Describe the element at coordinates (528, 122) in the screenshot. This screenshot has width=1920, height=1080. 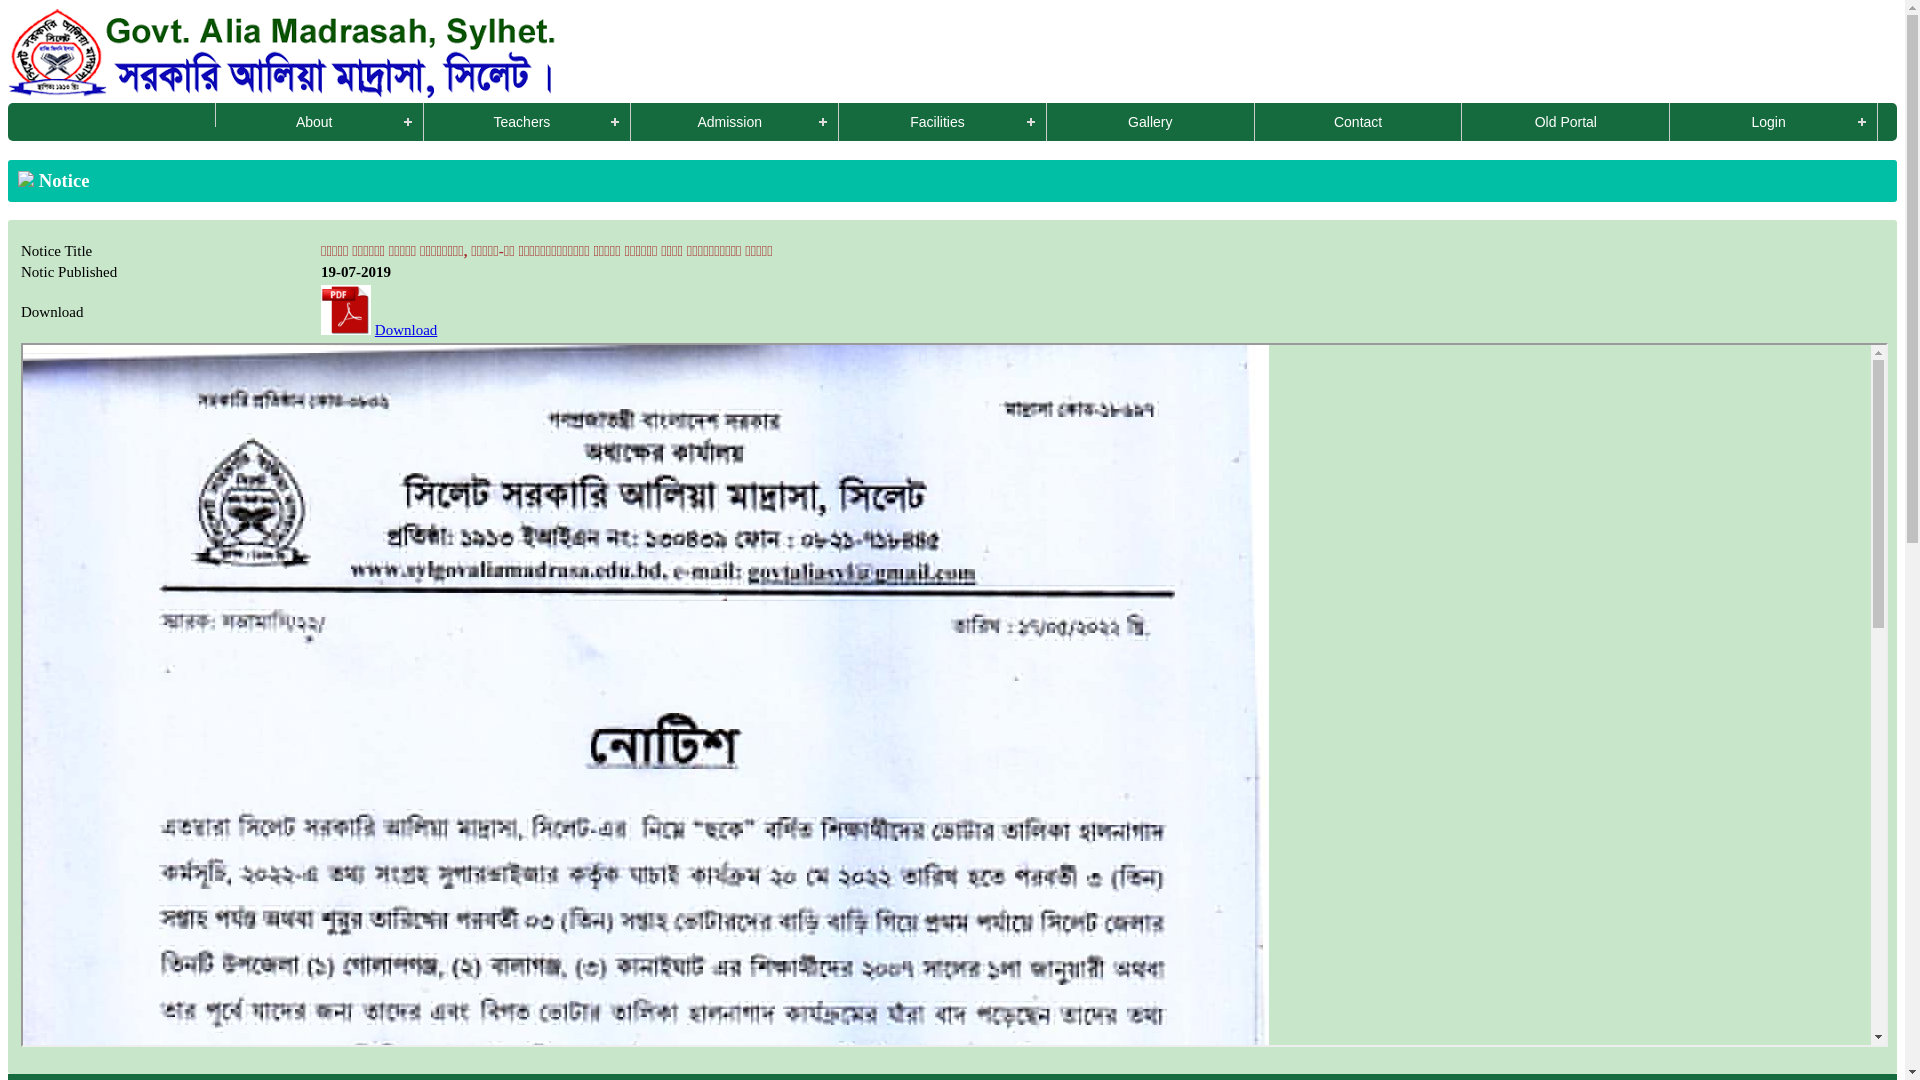
I see `'Teachers'` at that location.